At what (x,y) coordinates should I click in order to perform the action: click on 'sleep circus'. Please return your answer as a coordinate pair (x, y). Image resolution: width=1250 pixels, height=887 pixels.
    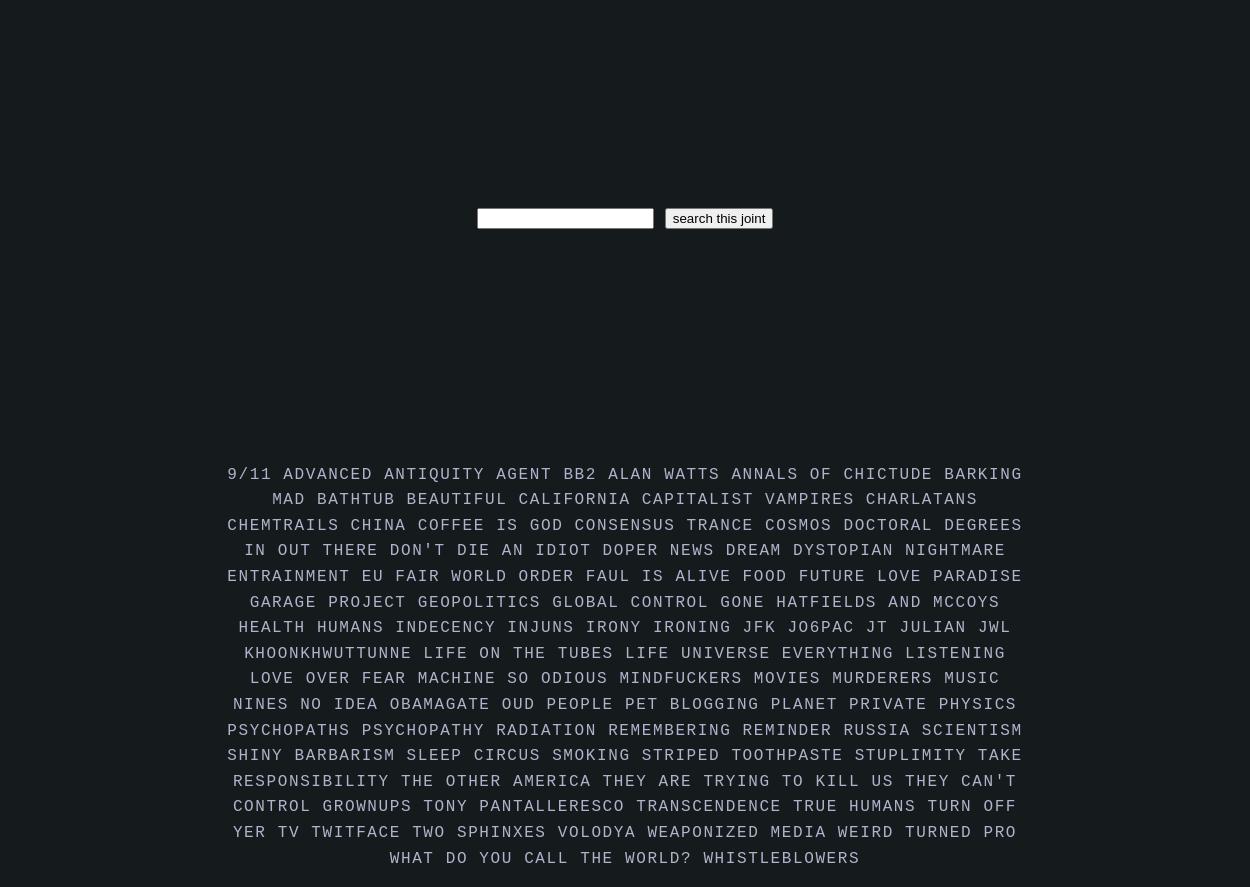
    Looking at the image, I should click on (478, 754).